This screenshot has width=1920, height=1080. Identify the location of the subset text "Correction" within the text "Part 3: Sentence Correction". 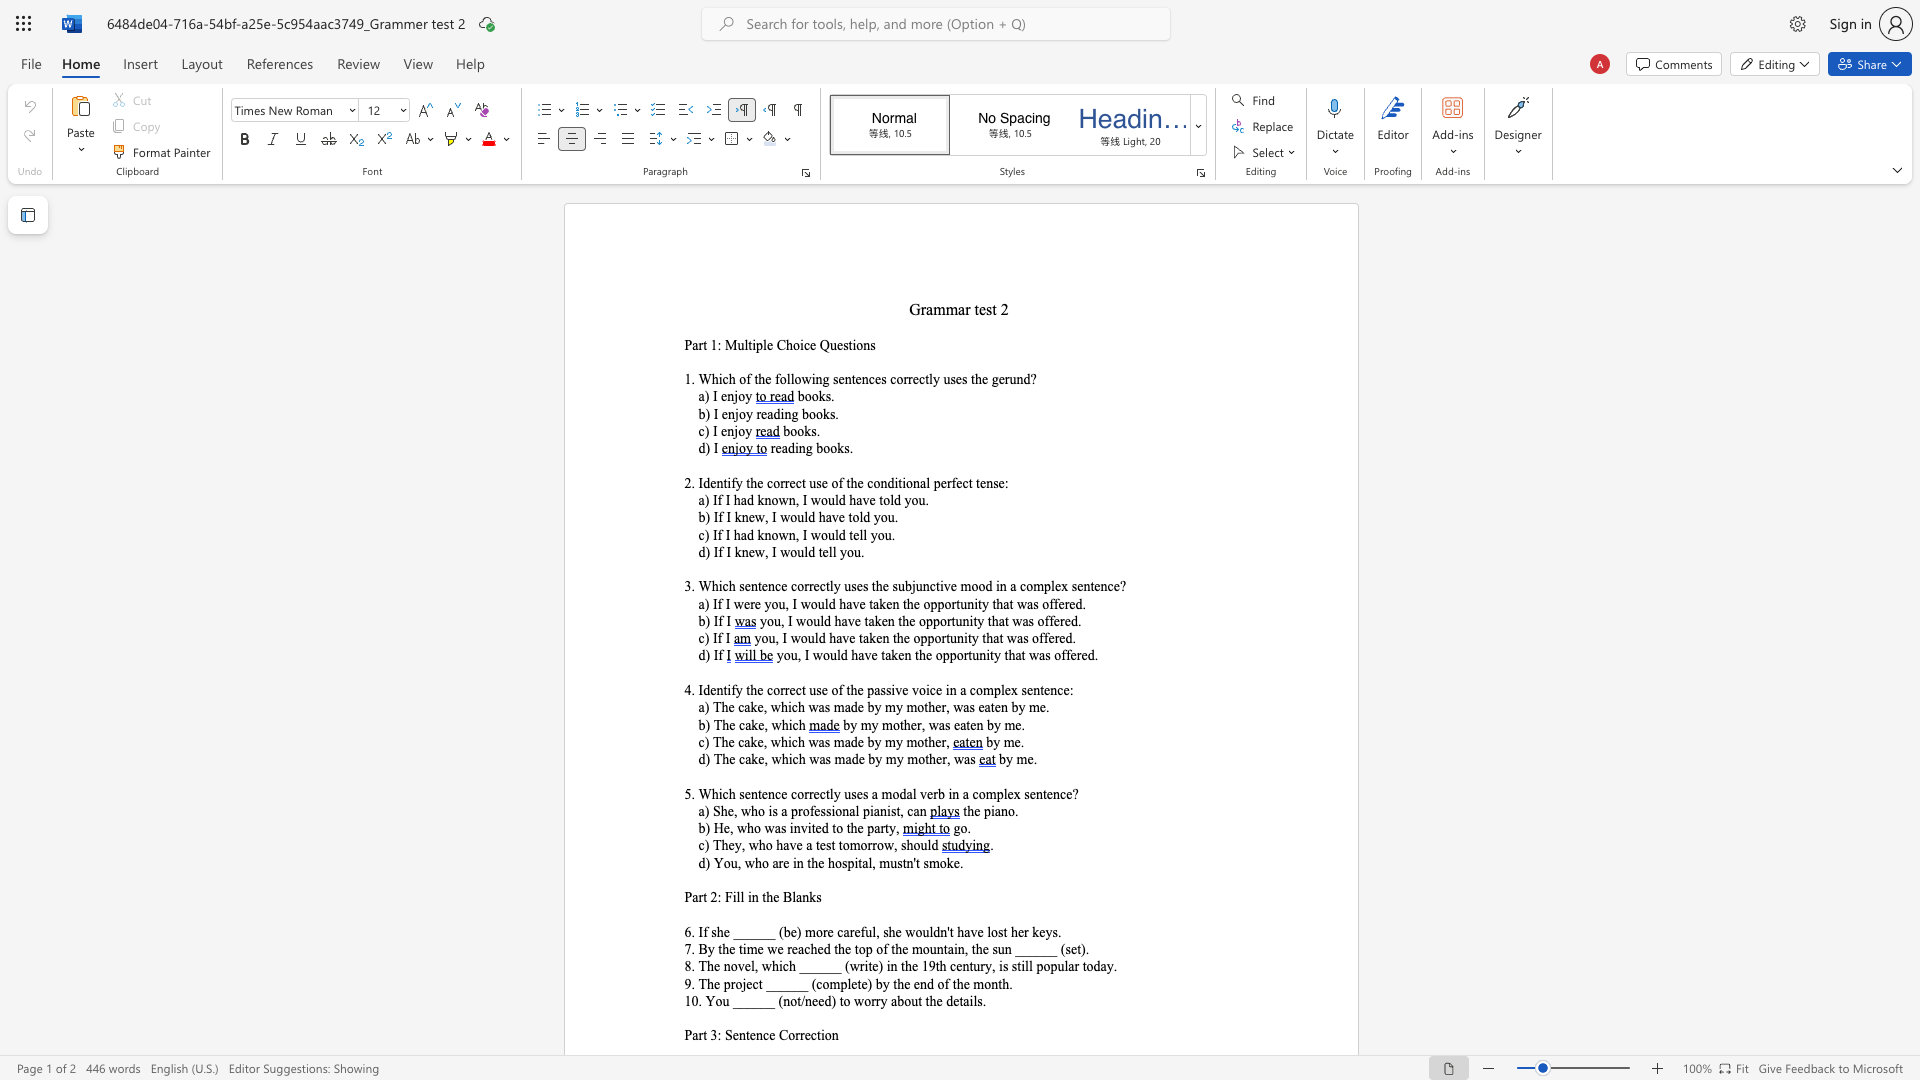
(777, 1035).